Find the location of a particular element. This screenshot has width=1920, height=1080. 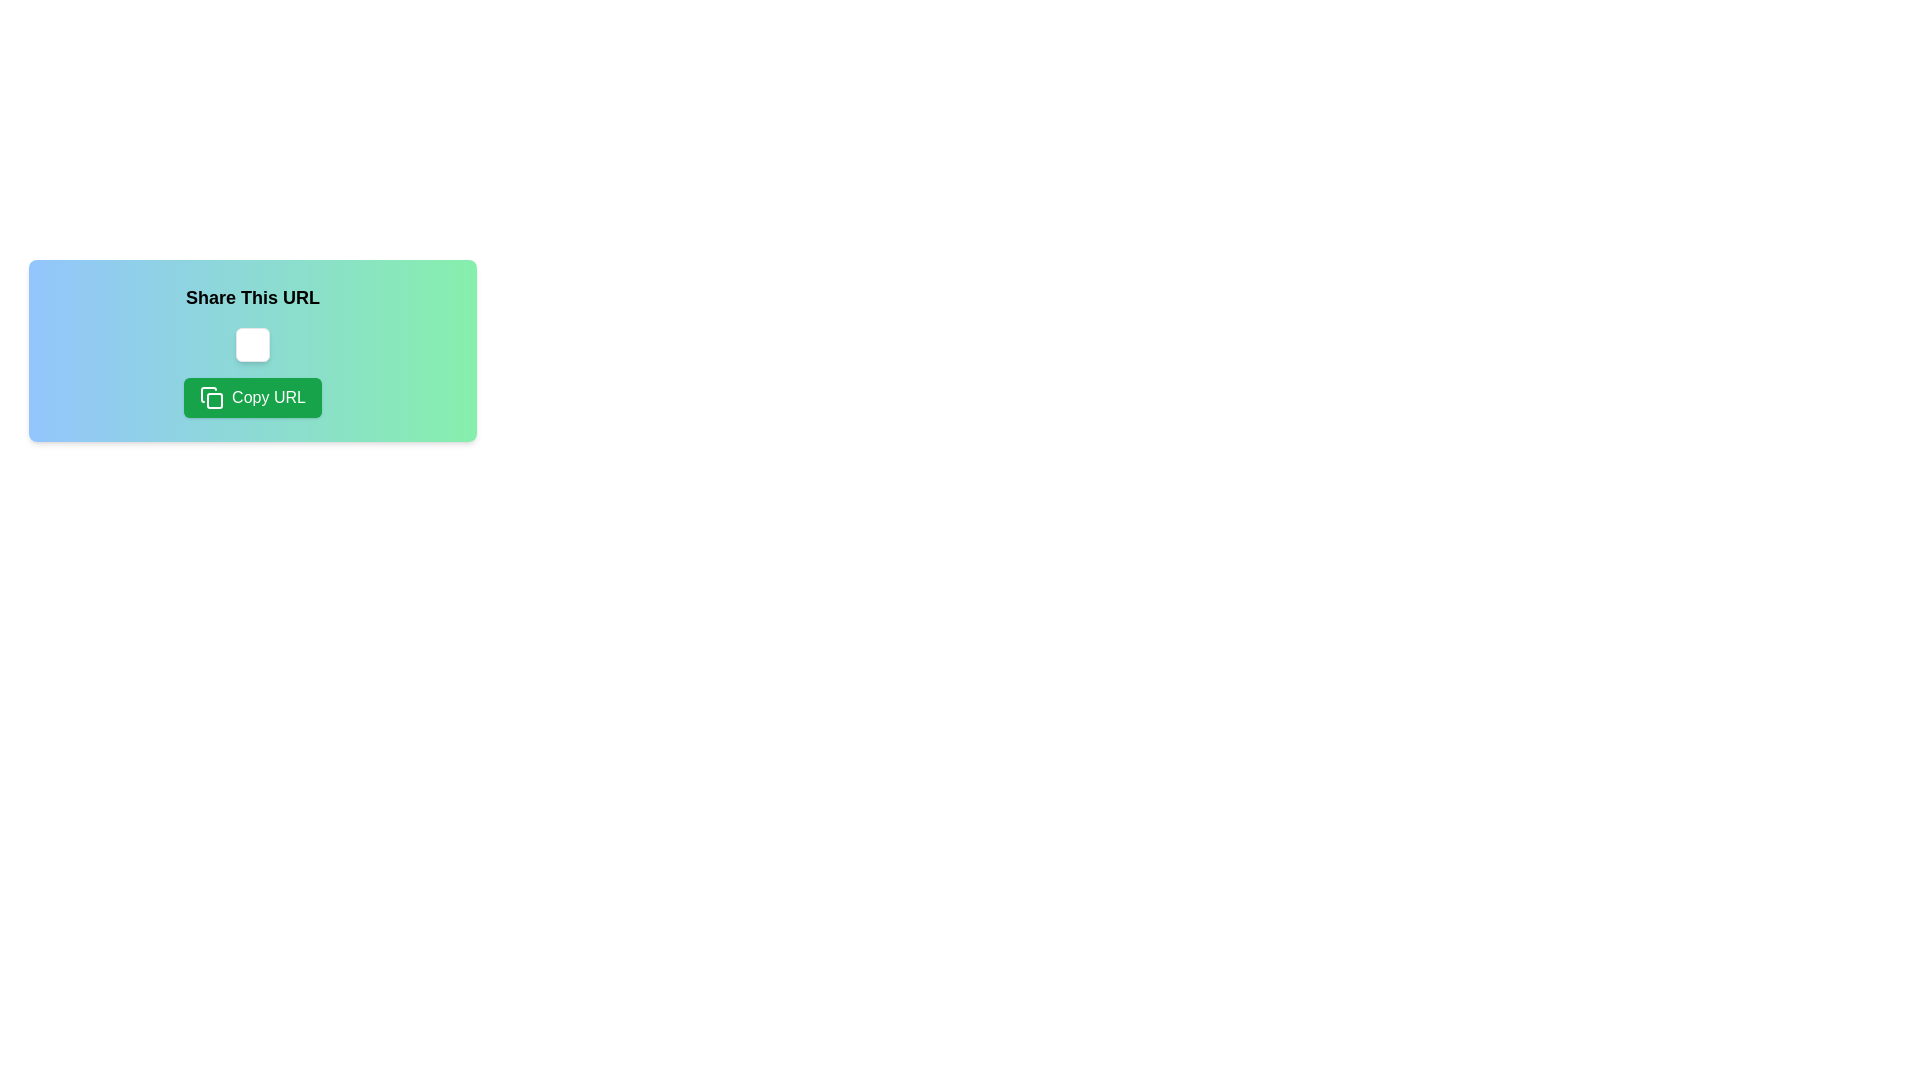

the icon resembling two overlapping rectangles, which is located within the green 'Copy URL' button is located at coordinates (212, 397).